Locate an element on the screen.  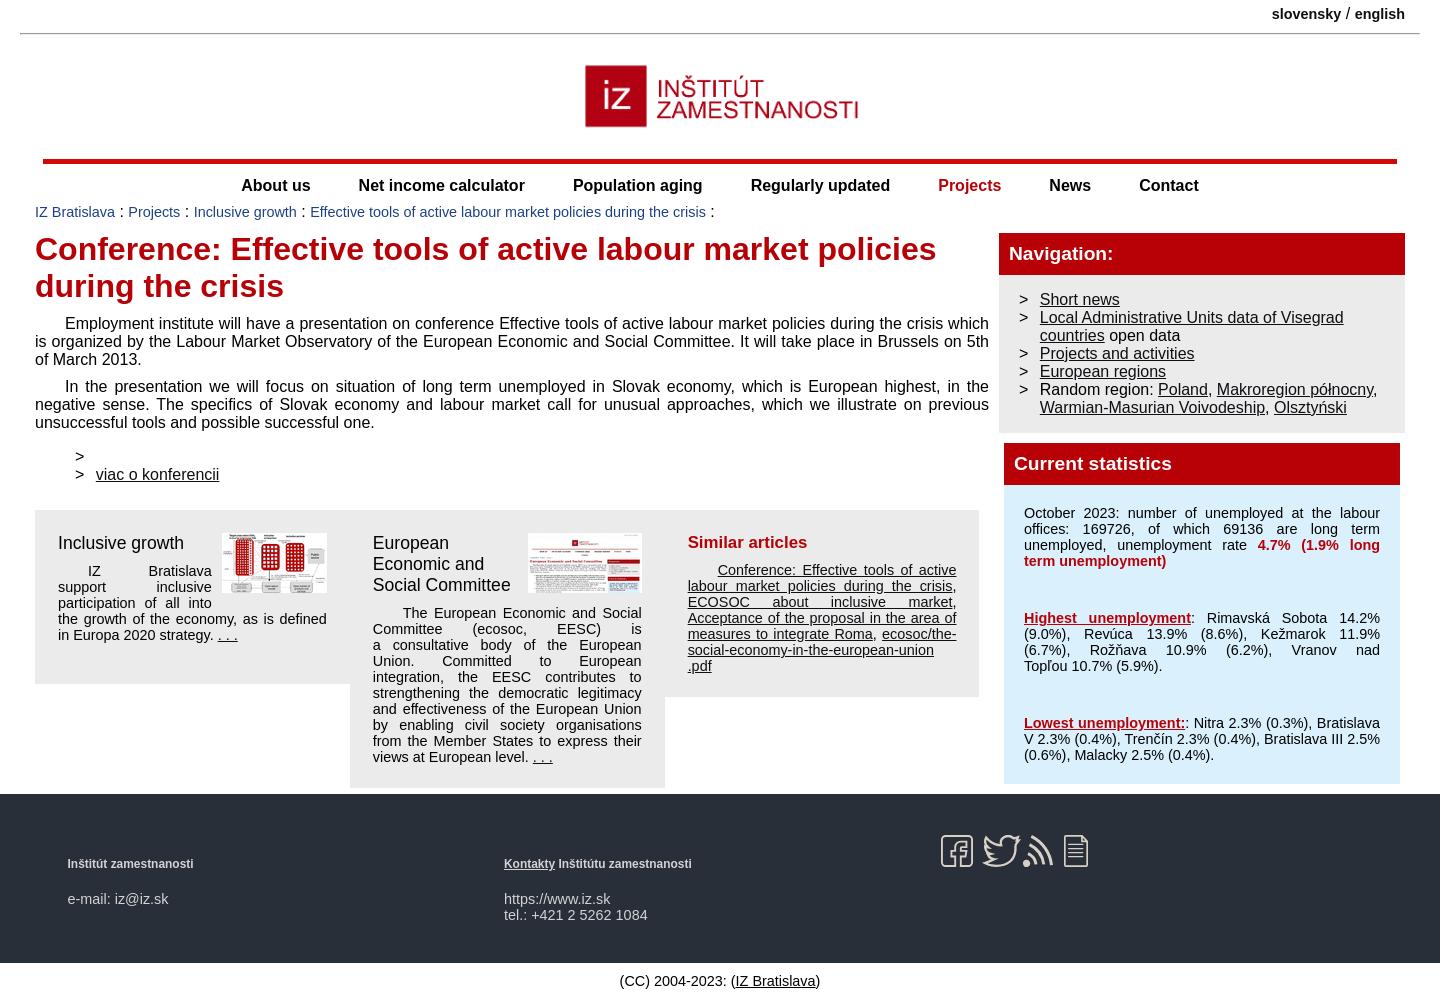
'english' is located at coordinates (1378, 14).